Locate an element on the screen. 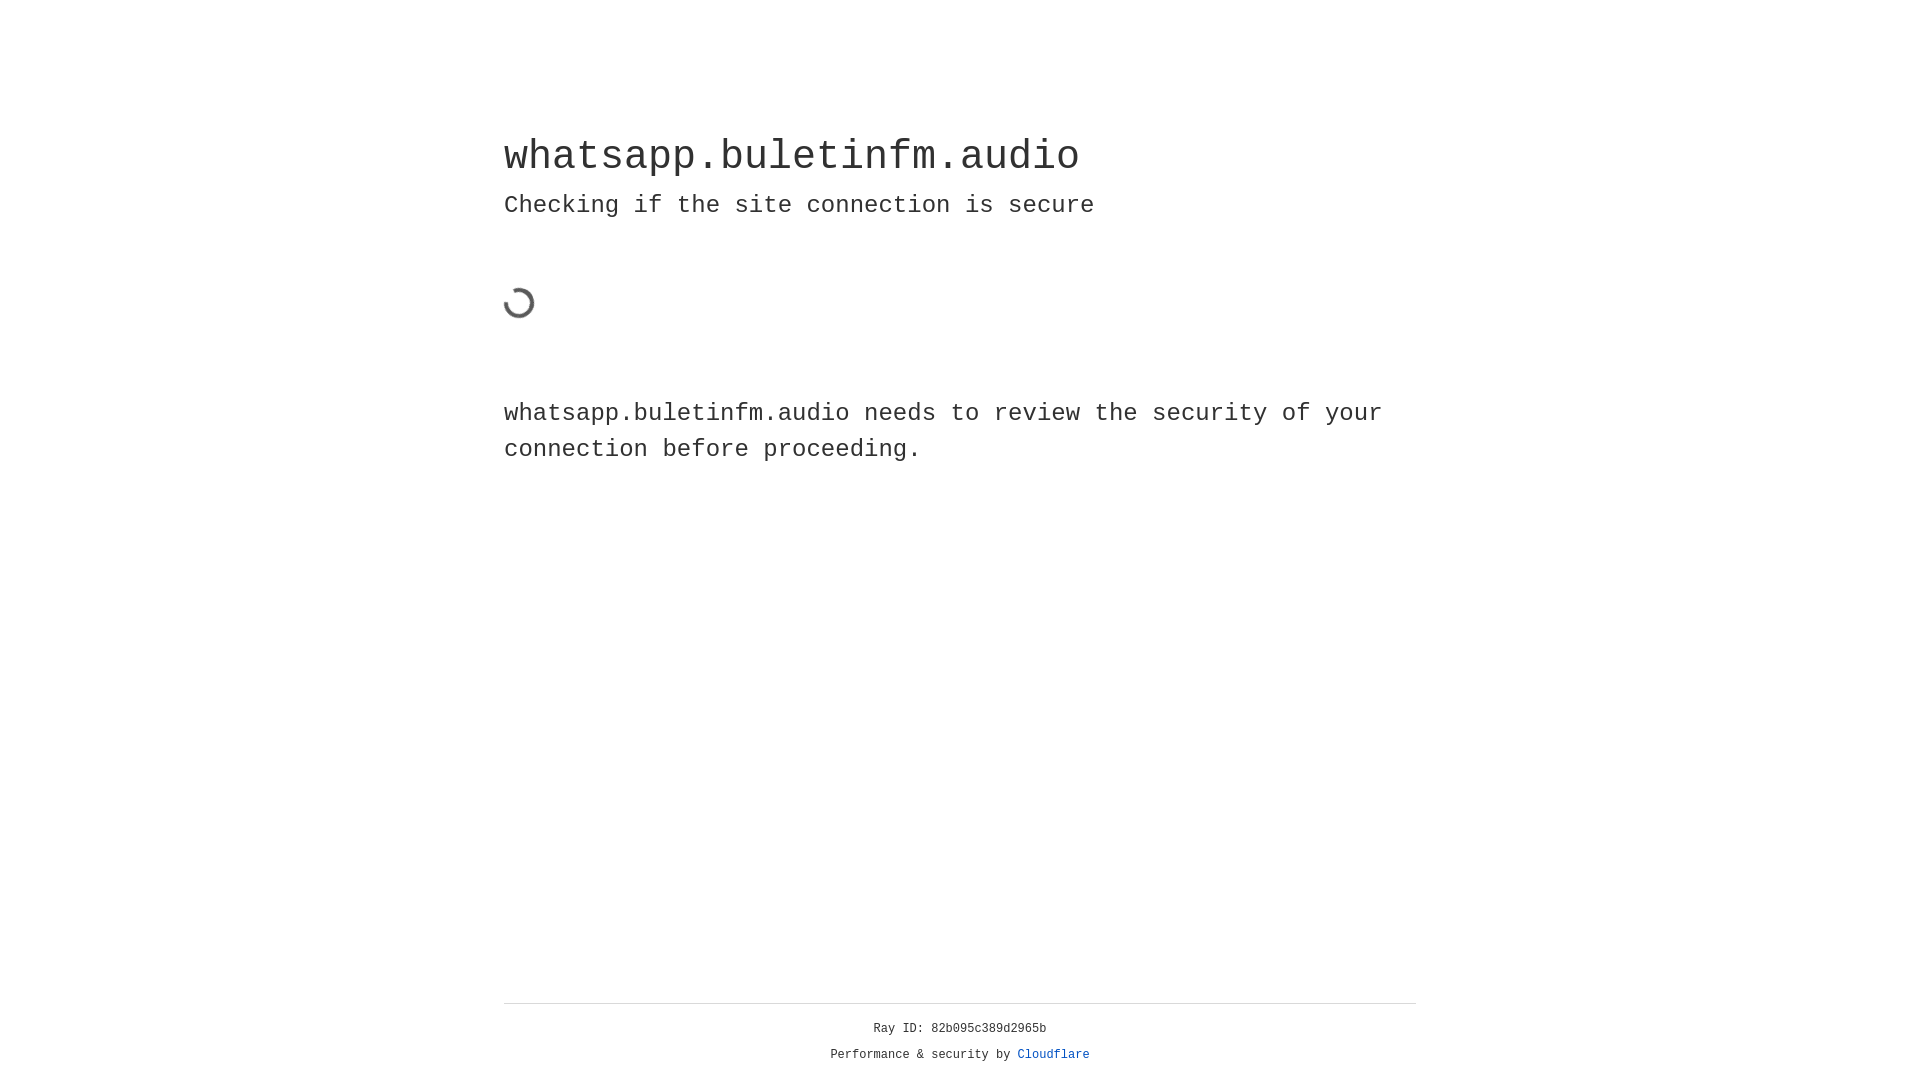  'Cloudflare' is located at coordinates (1017, 1054).